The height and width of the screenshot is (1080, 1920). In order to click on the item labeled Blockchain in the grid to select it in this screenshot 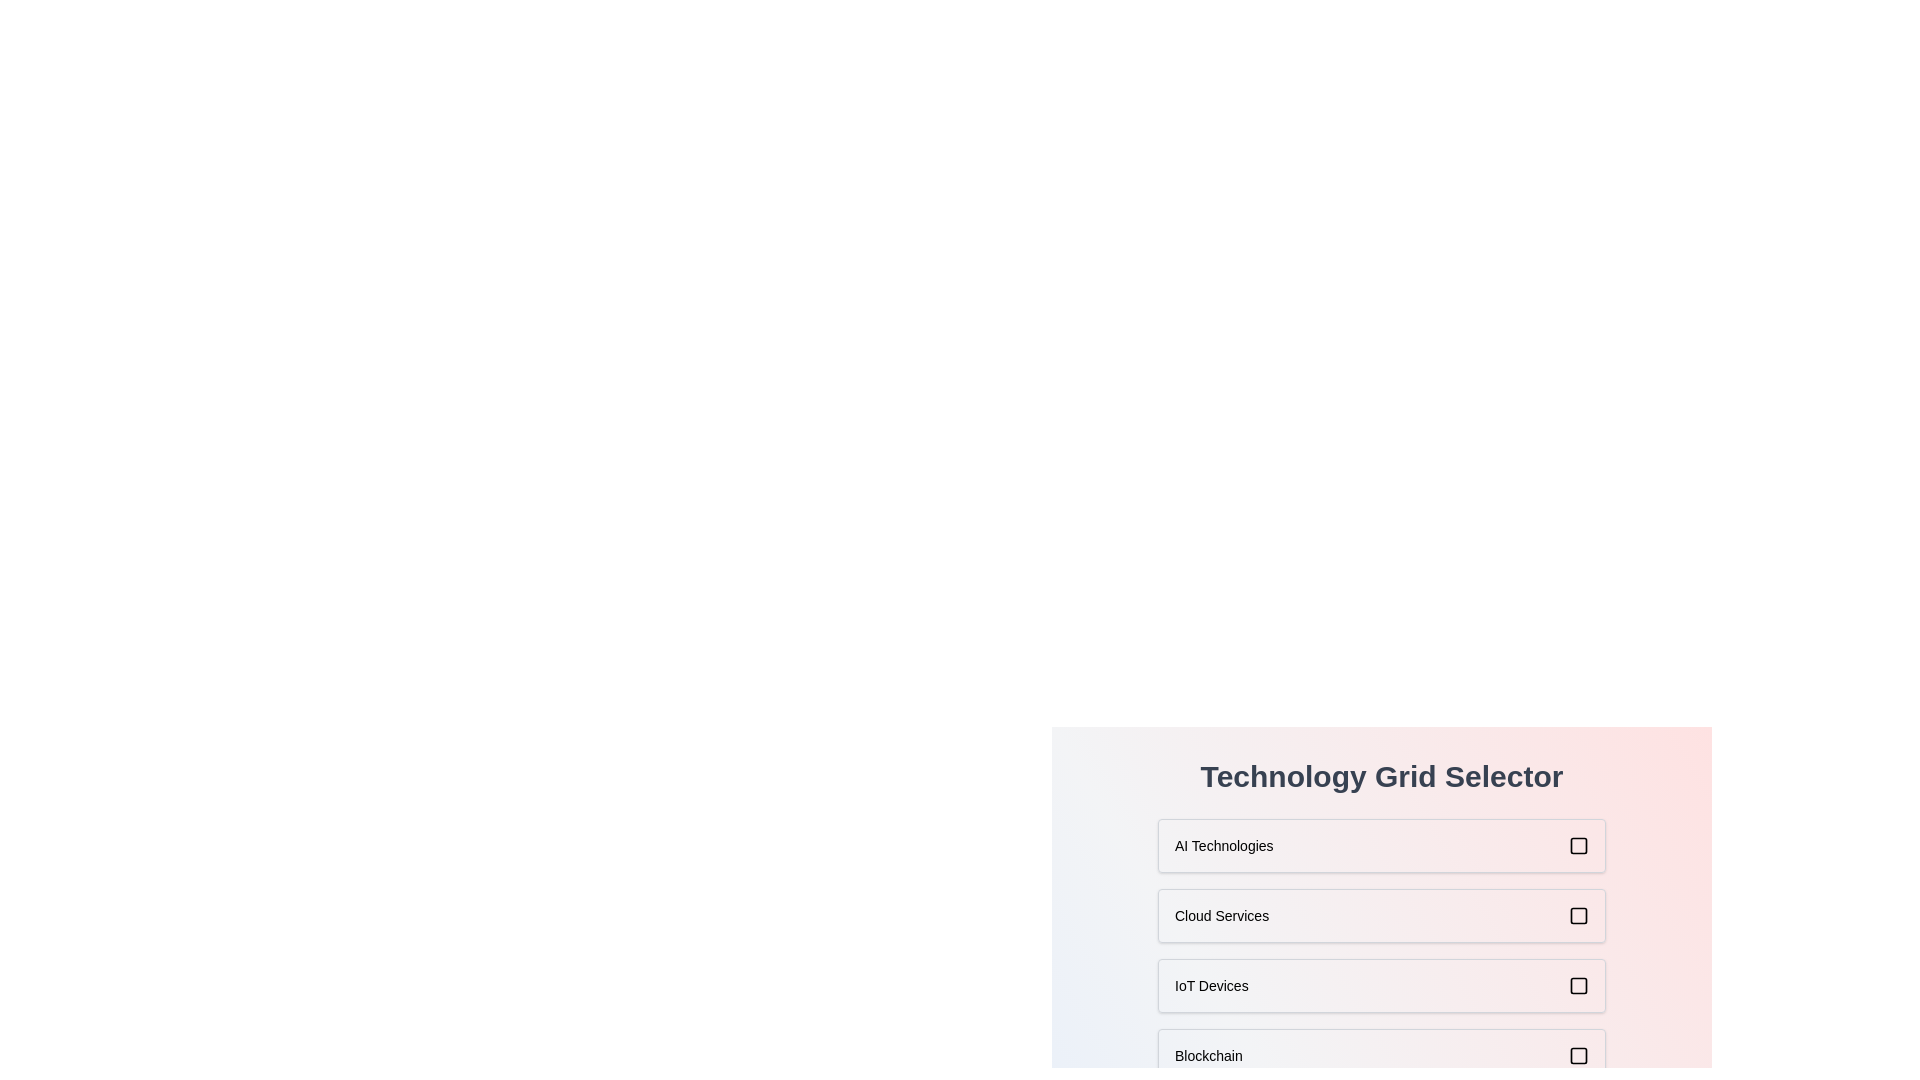, I will do `click(1381, 1055)`.